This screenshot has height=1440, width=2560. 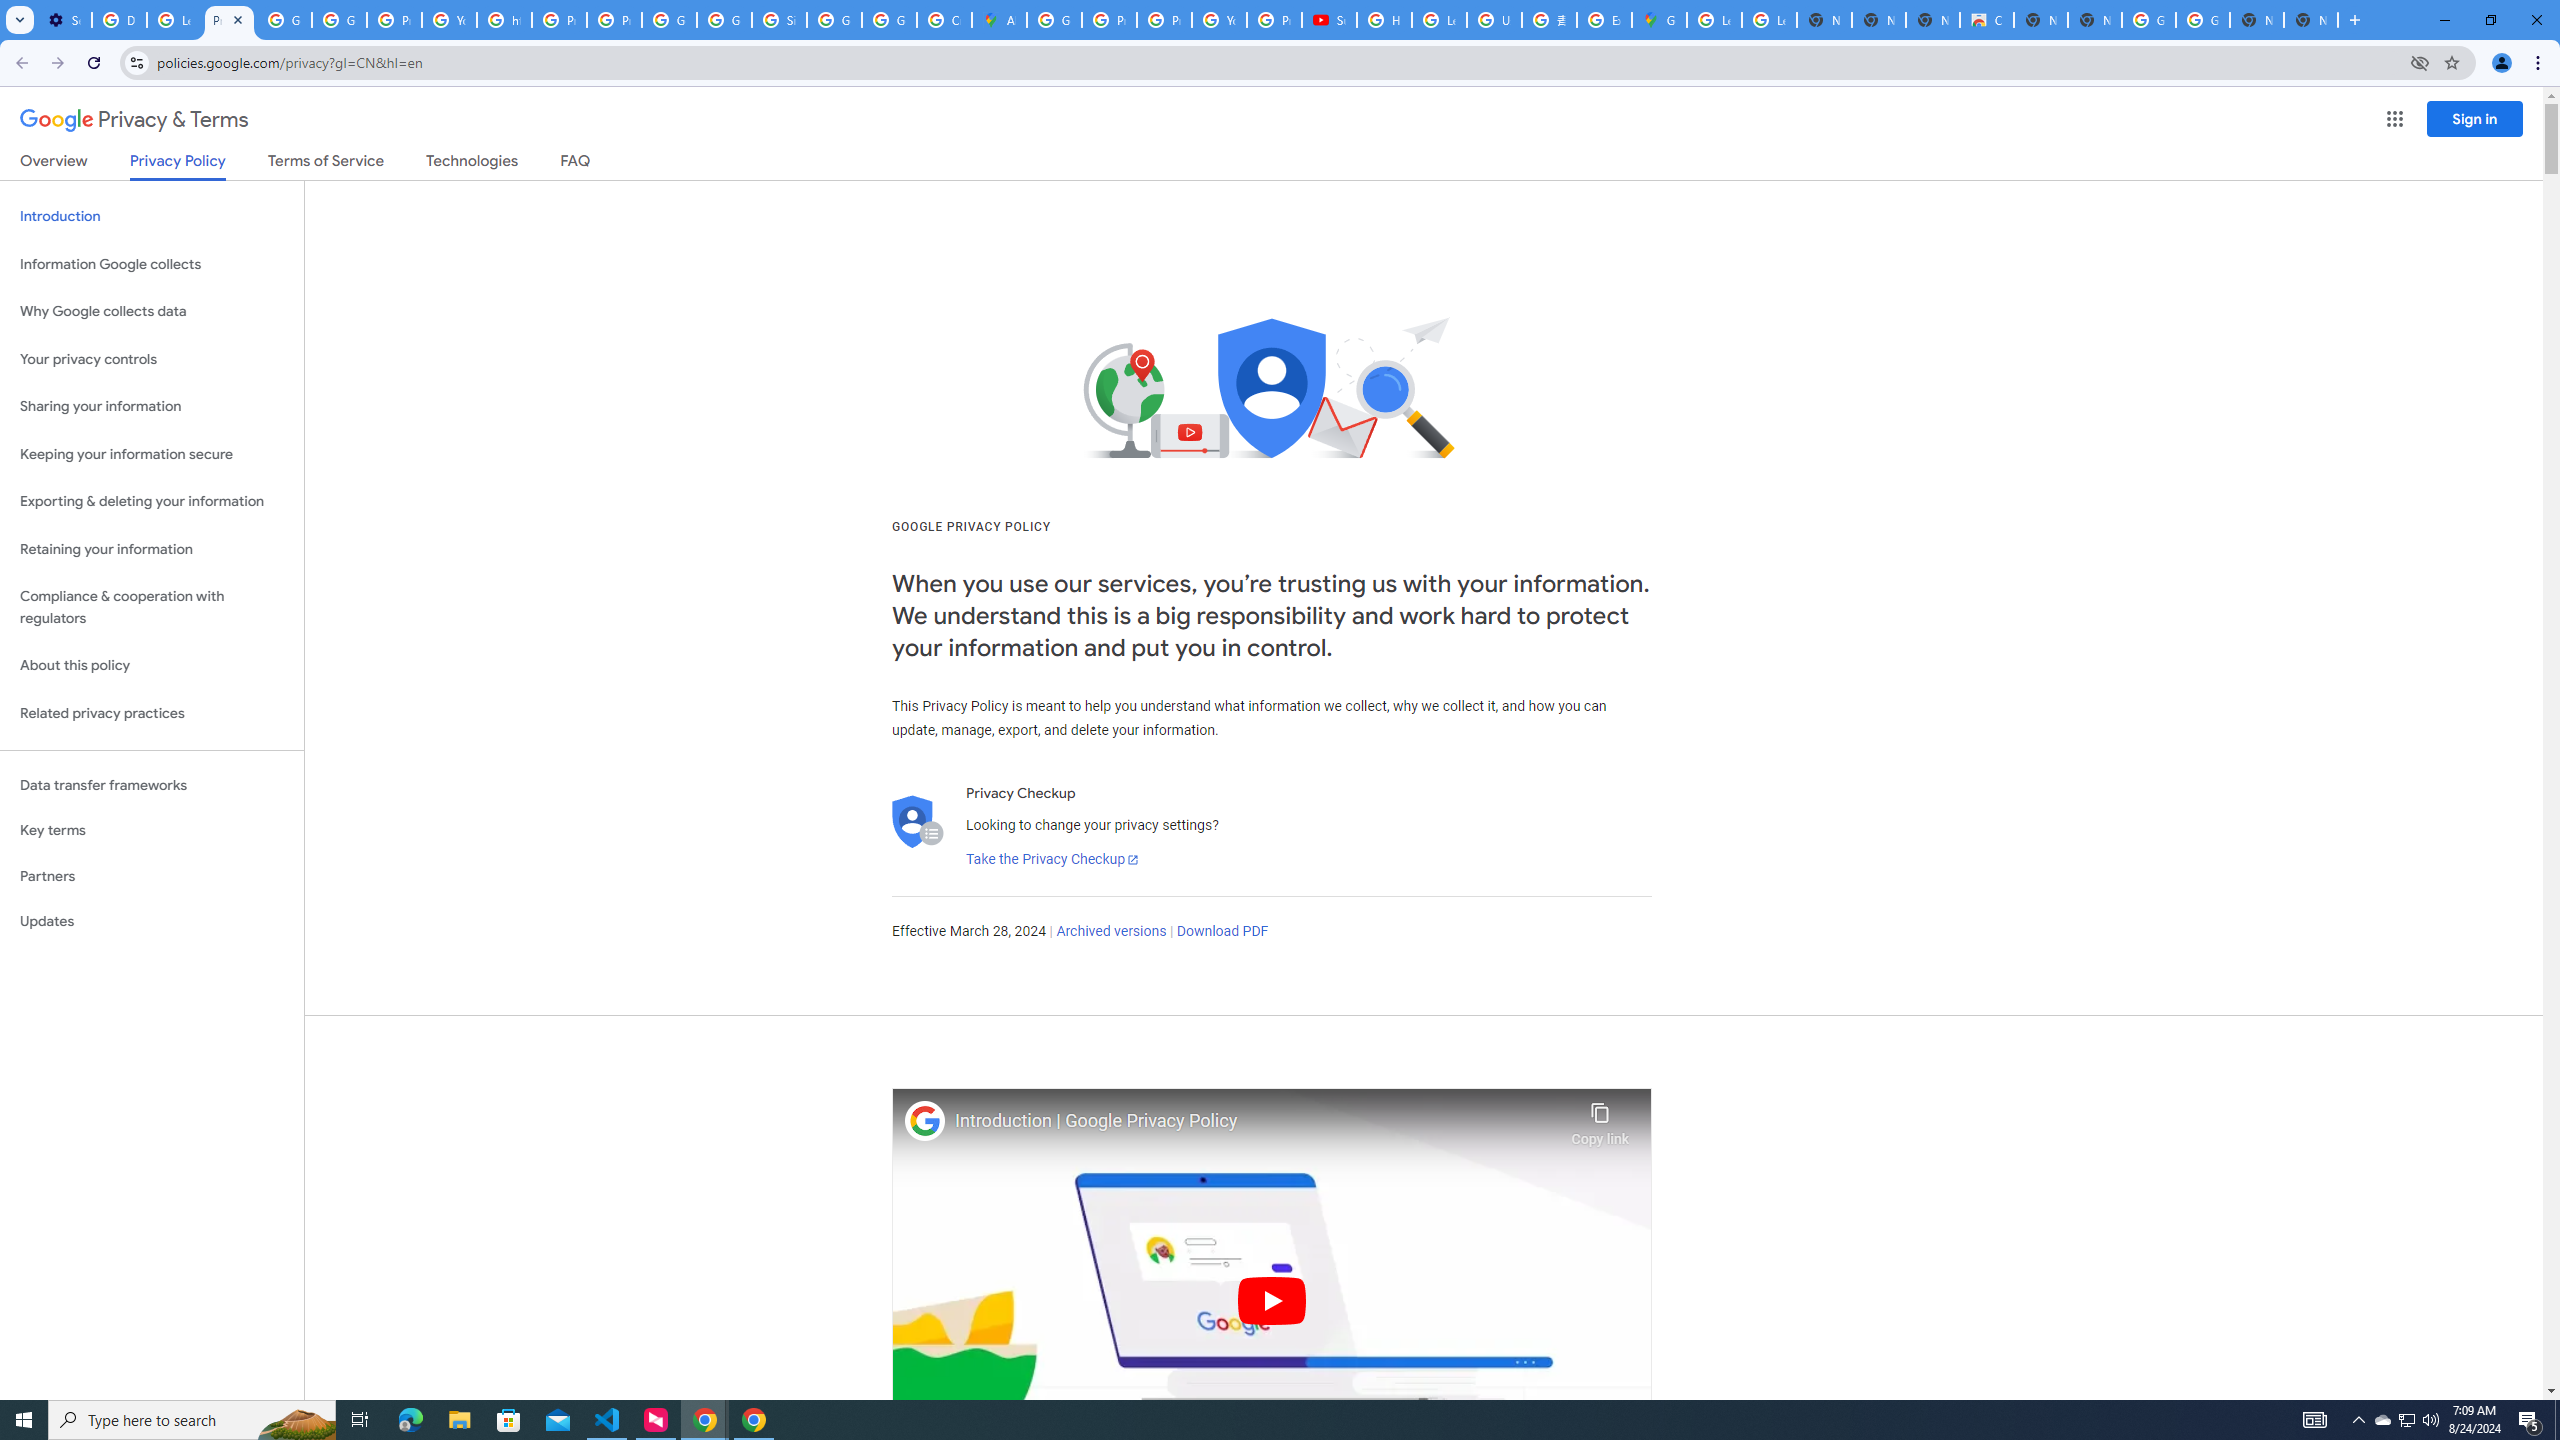 What do you see at coordinates (925, 1119) in the screenshot?
I see `'Photo image of Google'` at bounding box center [925, 1119].